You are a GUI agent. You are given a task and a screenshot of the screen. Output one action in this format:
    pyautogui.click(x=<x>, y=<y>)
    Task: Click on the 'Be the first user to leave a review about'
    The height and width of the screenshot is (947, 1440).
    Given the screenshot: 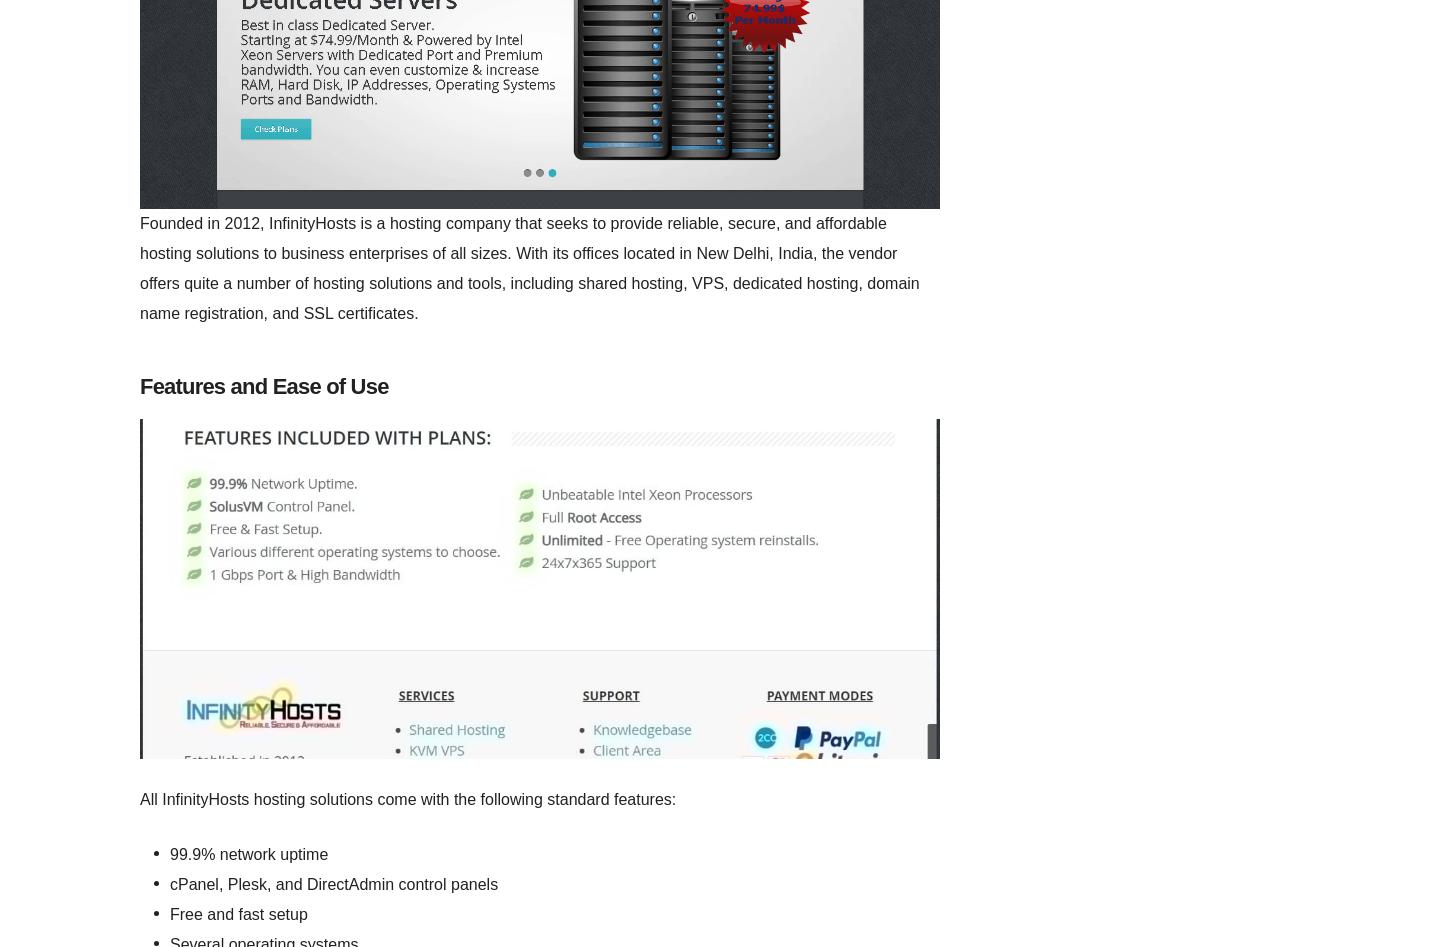 What is the action you would take?
    pyautogui.click(x=234, y=89)
    